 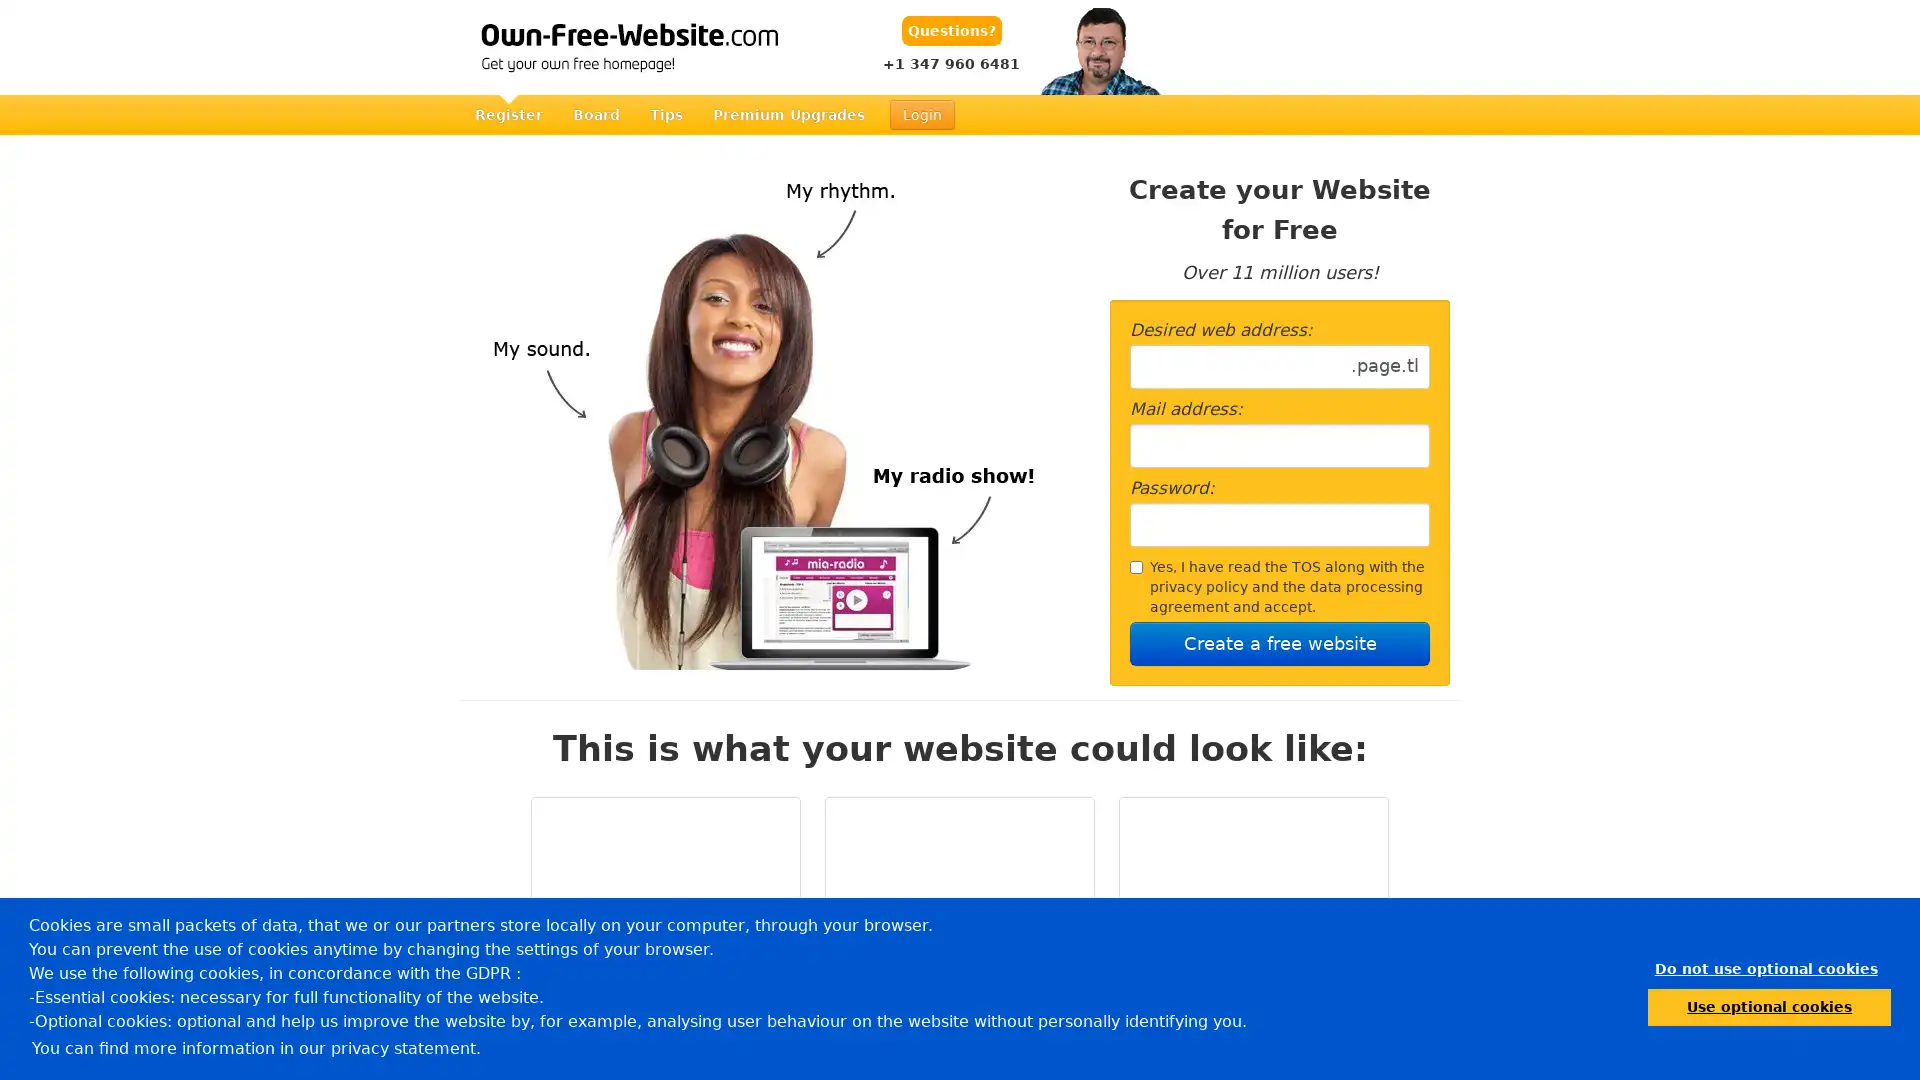 What do you see at coordinates (1280, 644) in the screenshot?
I see `Create a free website` at bounding box center [1280, 644].